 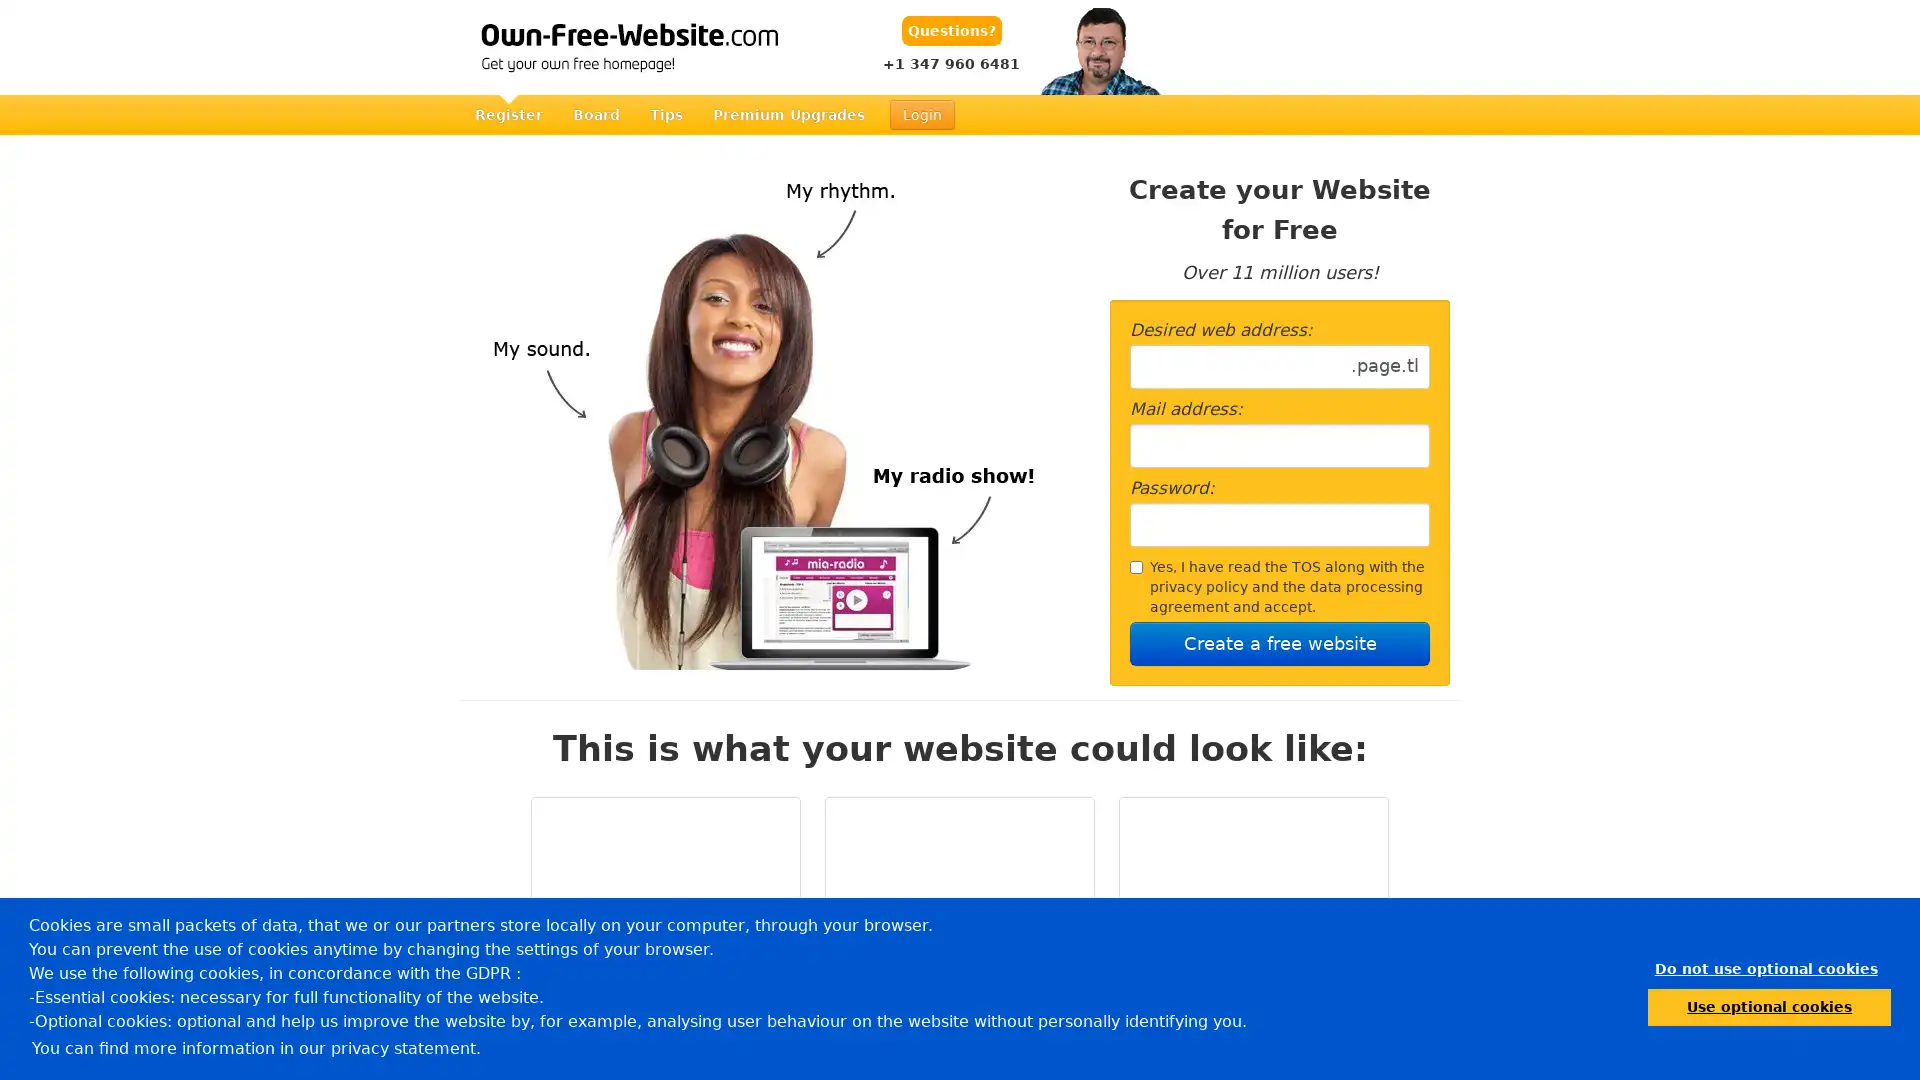 What do you see at coordinates (1280, 644) in the screenshot?
I see `Create a free website` at bounding box center [1280, 644].